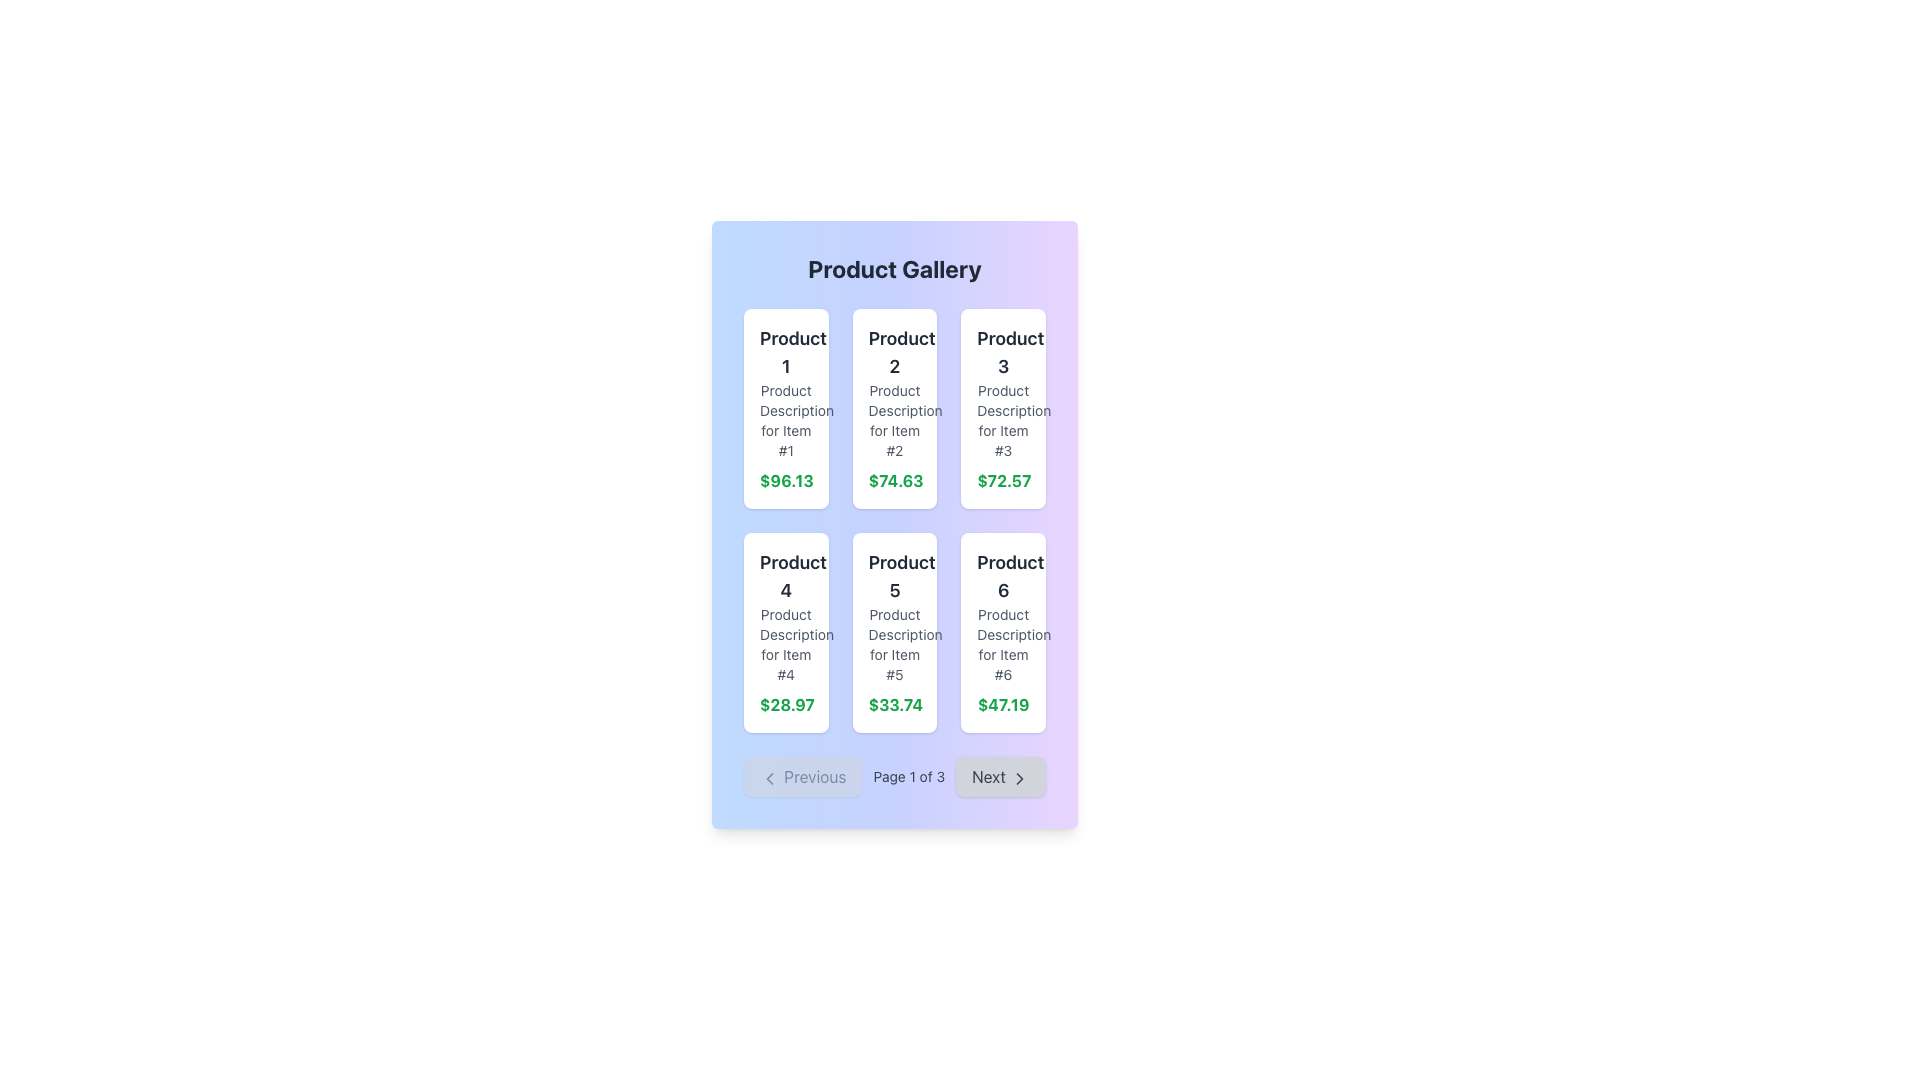 This screenshot has height=1080, width=1920. I want to click on the fourth card in the grid layout, which has a light background, rounded corners, a shadow effect, and contains the title 'Product 4', a description, and a price of '$28.97', so click(785, 632).